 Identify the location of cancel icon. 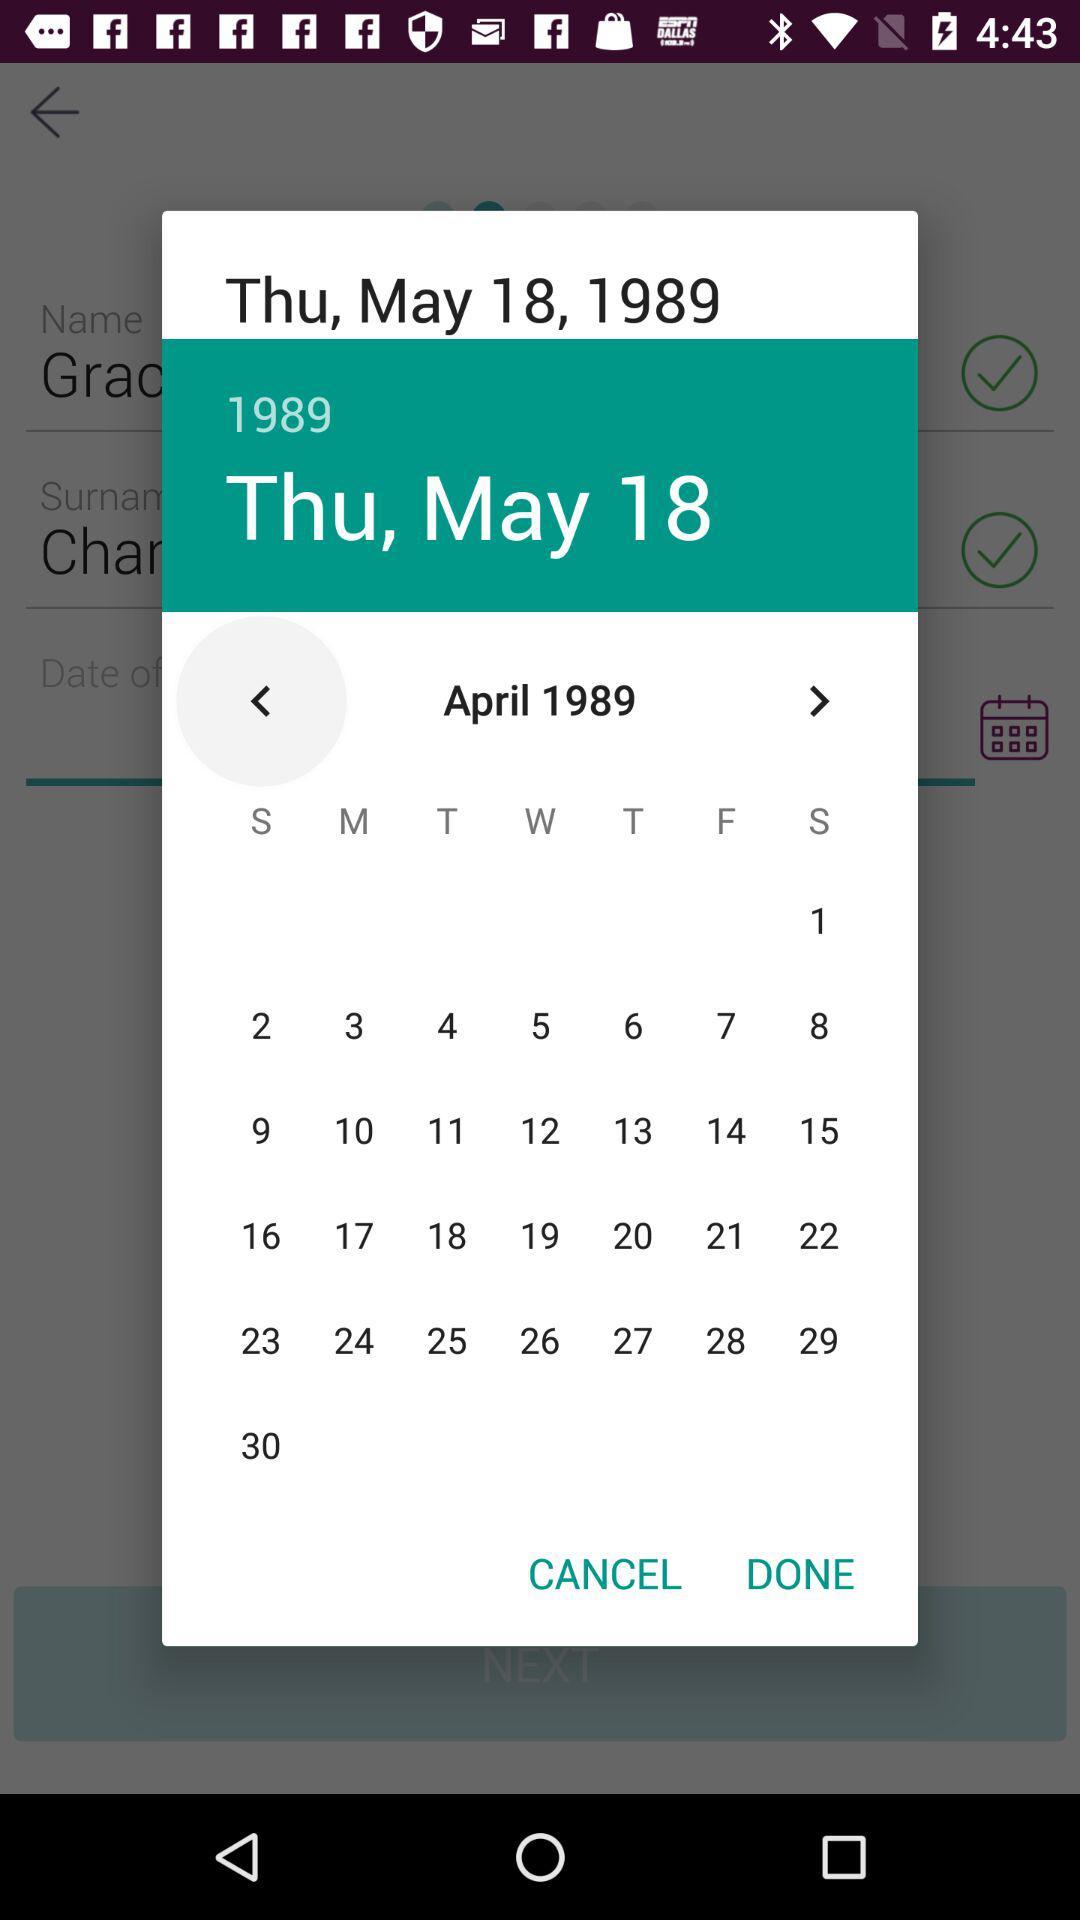
(604, 1571).